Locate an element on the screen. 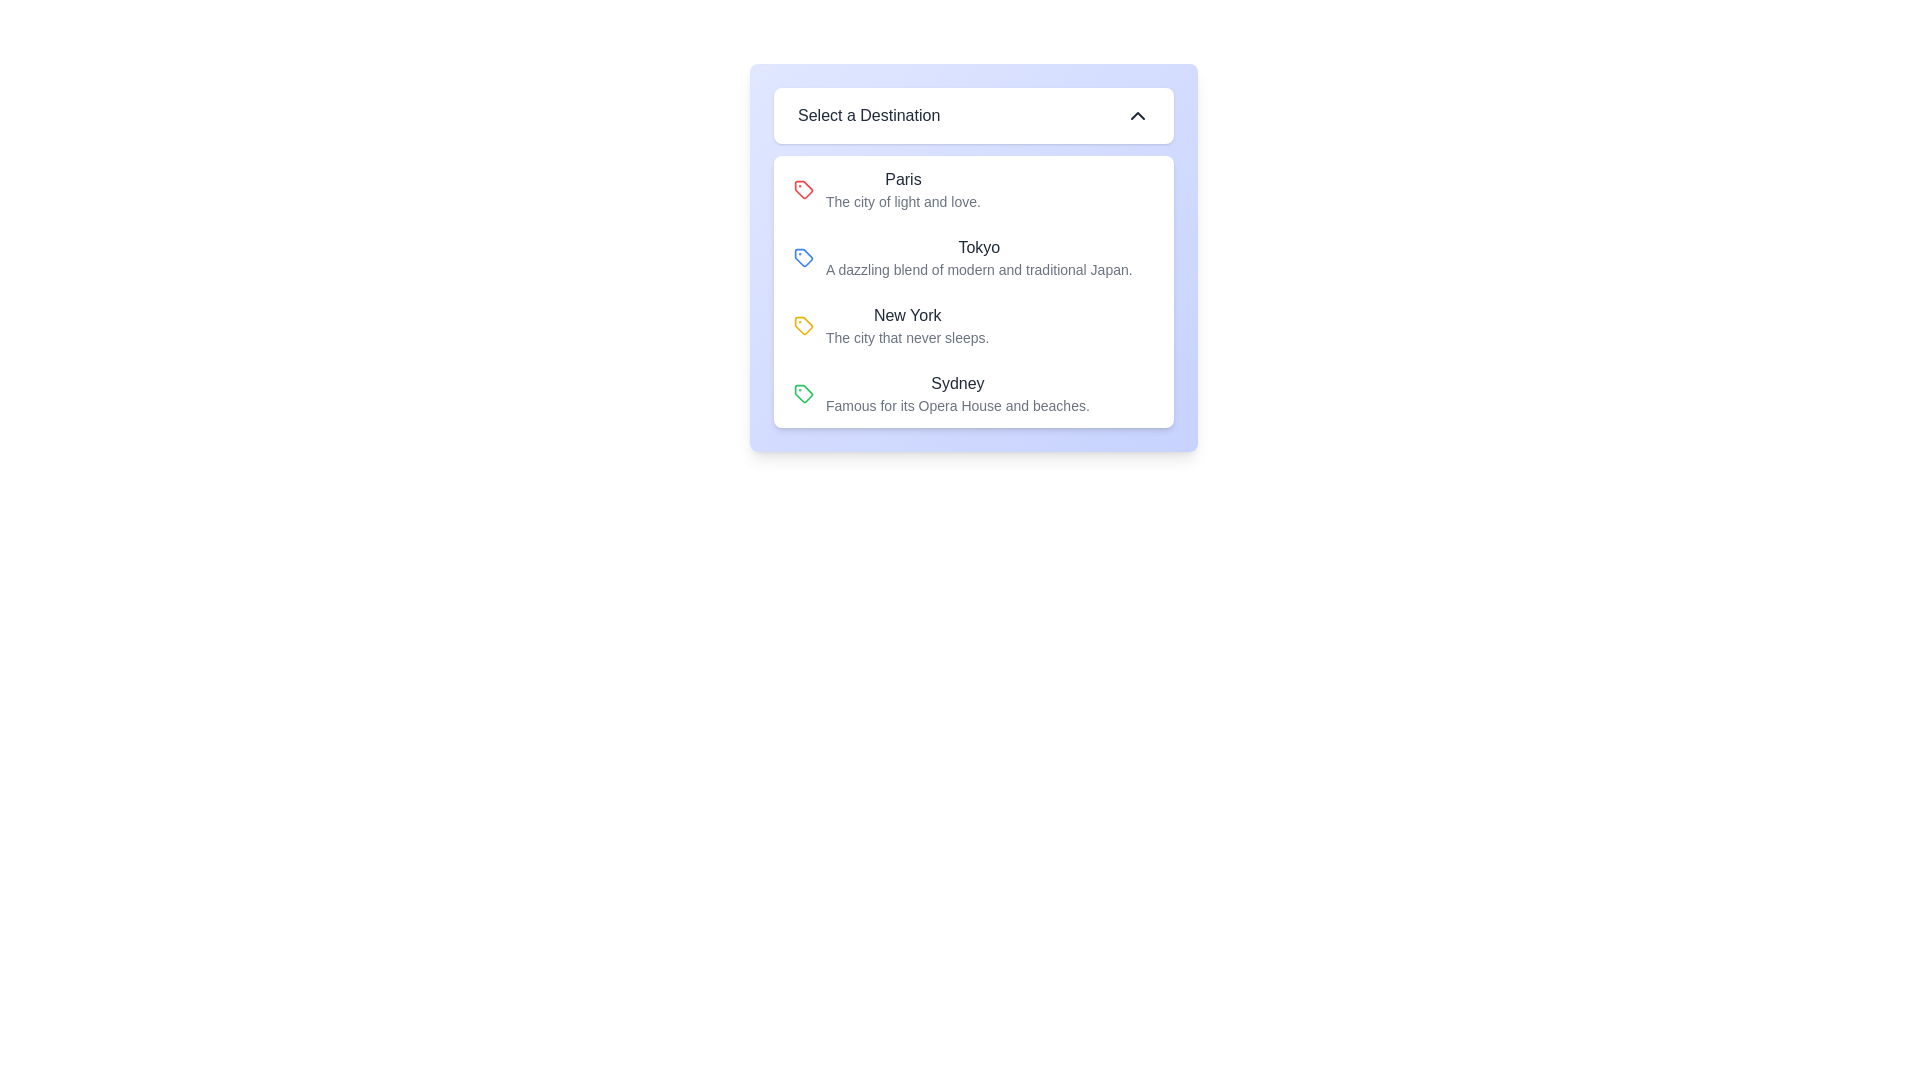 The image size is (1920, 1080). the descriptive text element located directly below the 'Paris' destination in the list of destinations is located at coordinates (902, 201).